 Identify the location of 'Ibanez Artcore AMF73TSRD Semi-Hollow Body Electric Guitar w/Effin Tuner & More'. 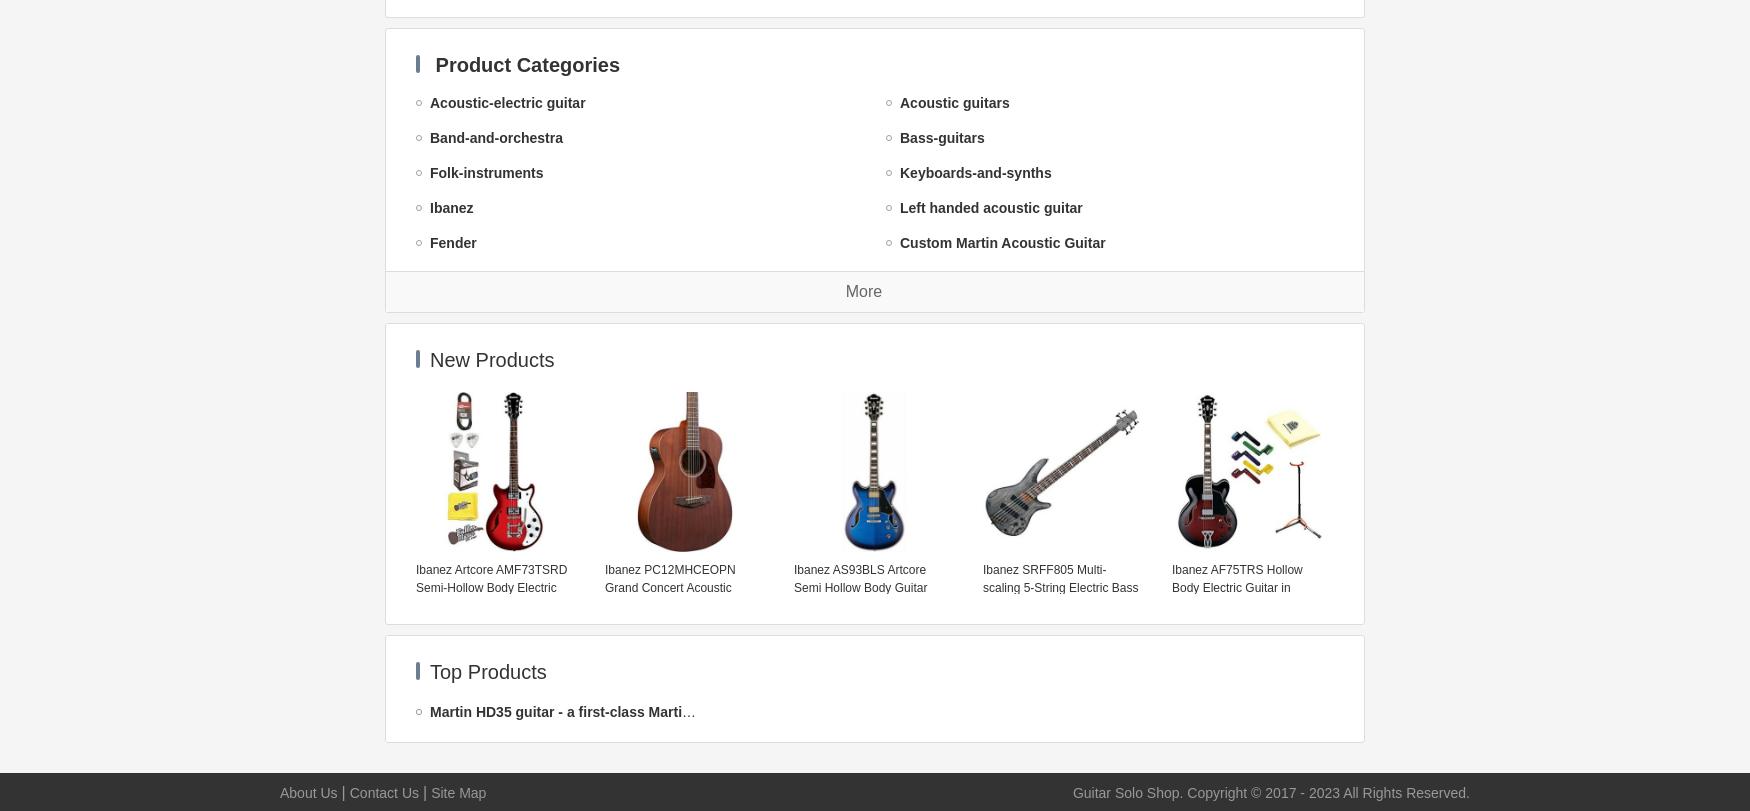
(491, 586).